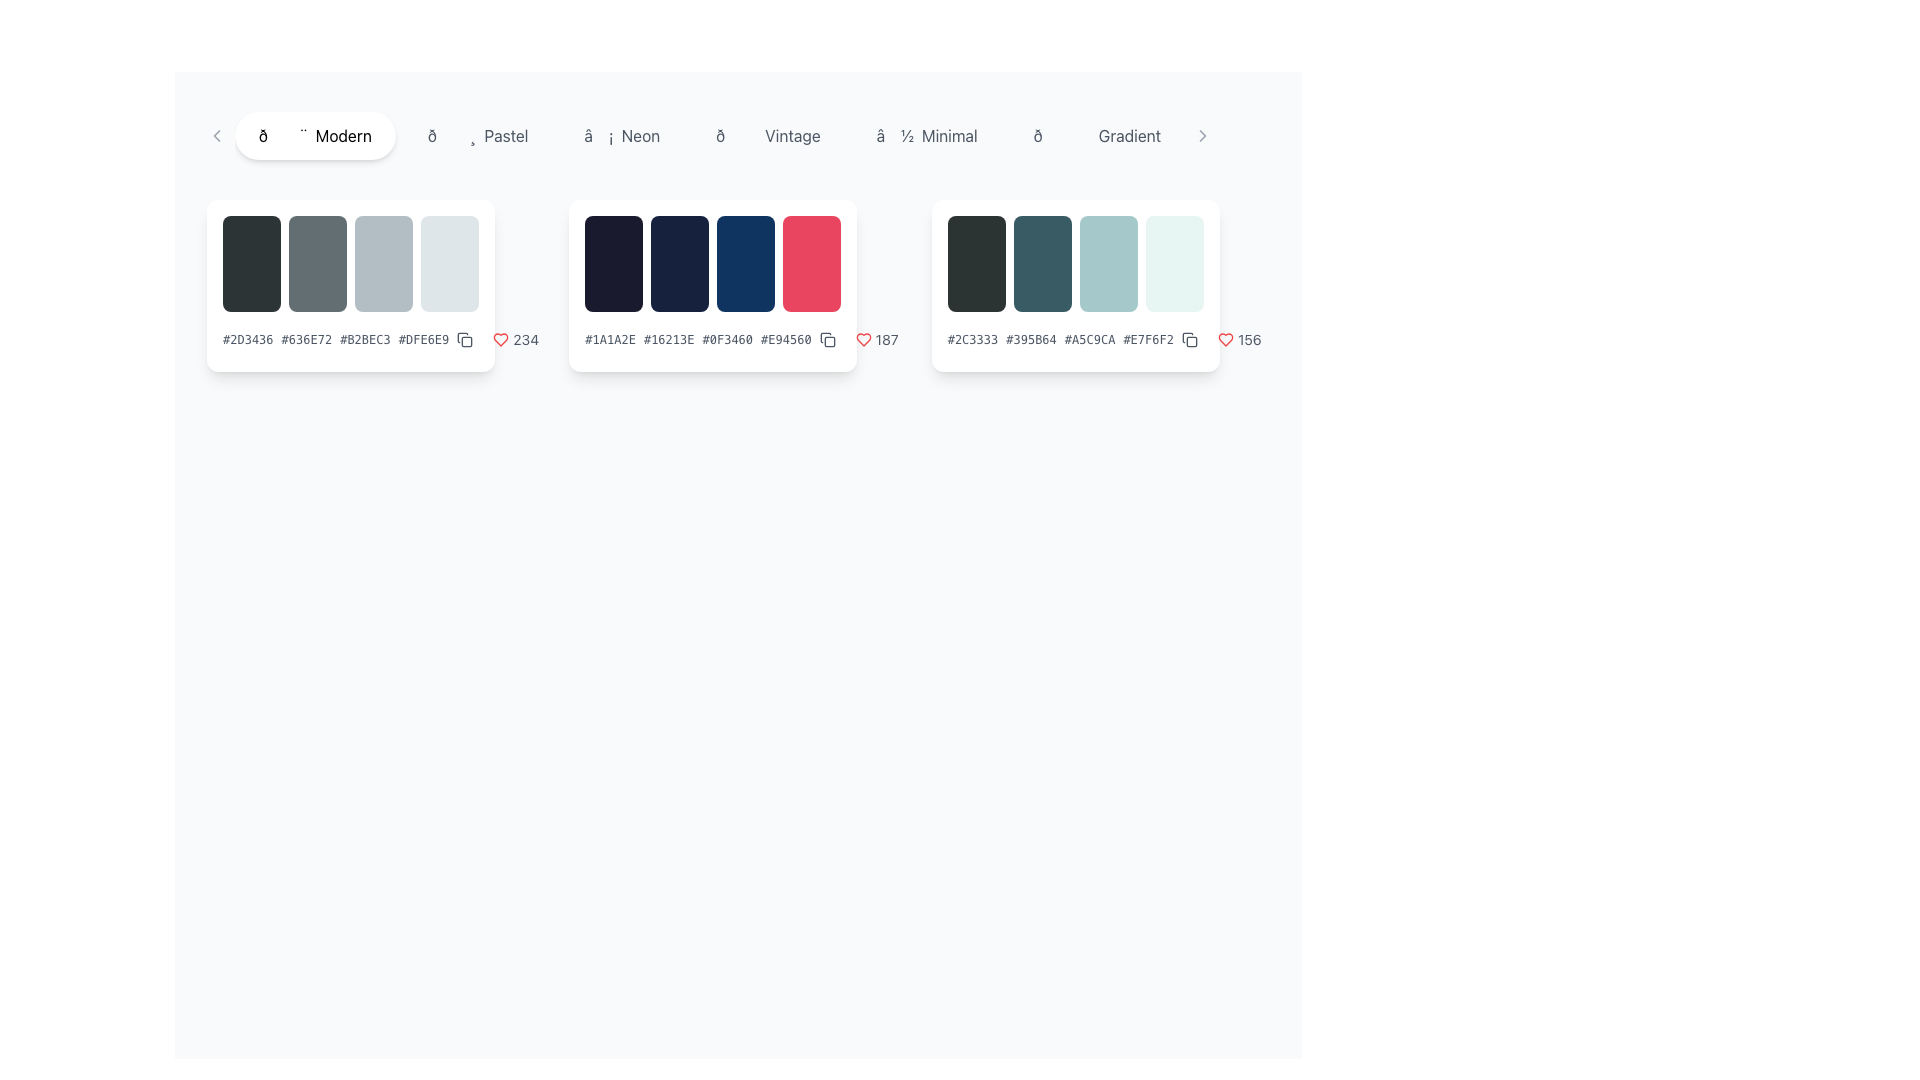 This screenshot has width=1920, height=1080. What do you see at coordinates (713, 285) in the screenshot?
I see `to select the second card in the grid displaying the color palette and related features, which is centered between two other cards` at bounding box center [713, 285].